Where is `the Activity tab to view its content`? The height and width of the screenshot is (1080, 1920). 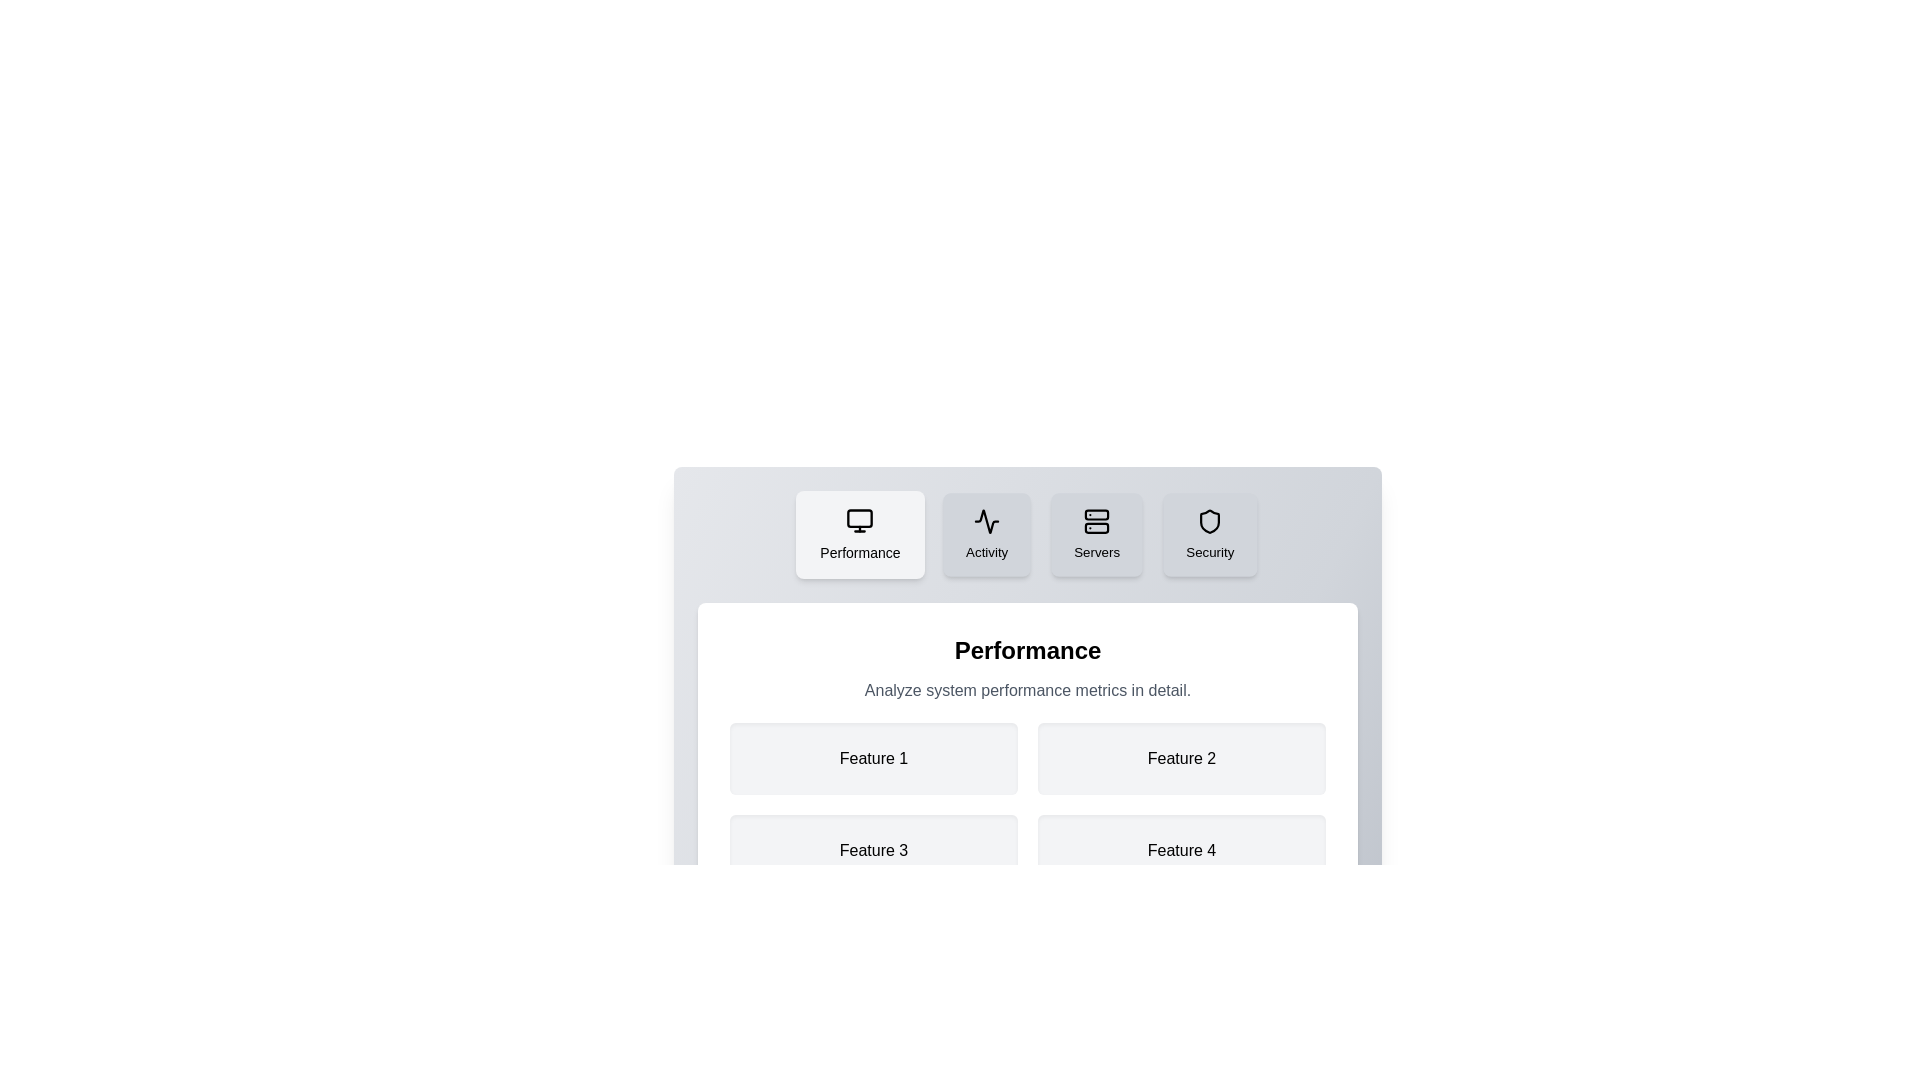
the Activity tab to view its content is located at coordinates (985, 534).